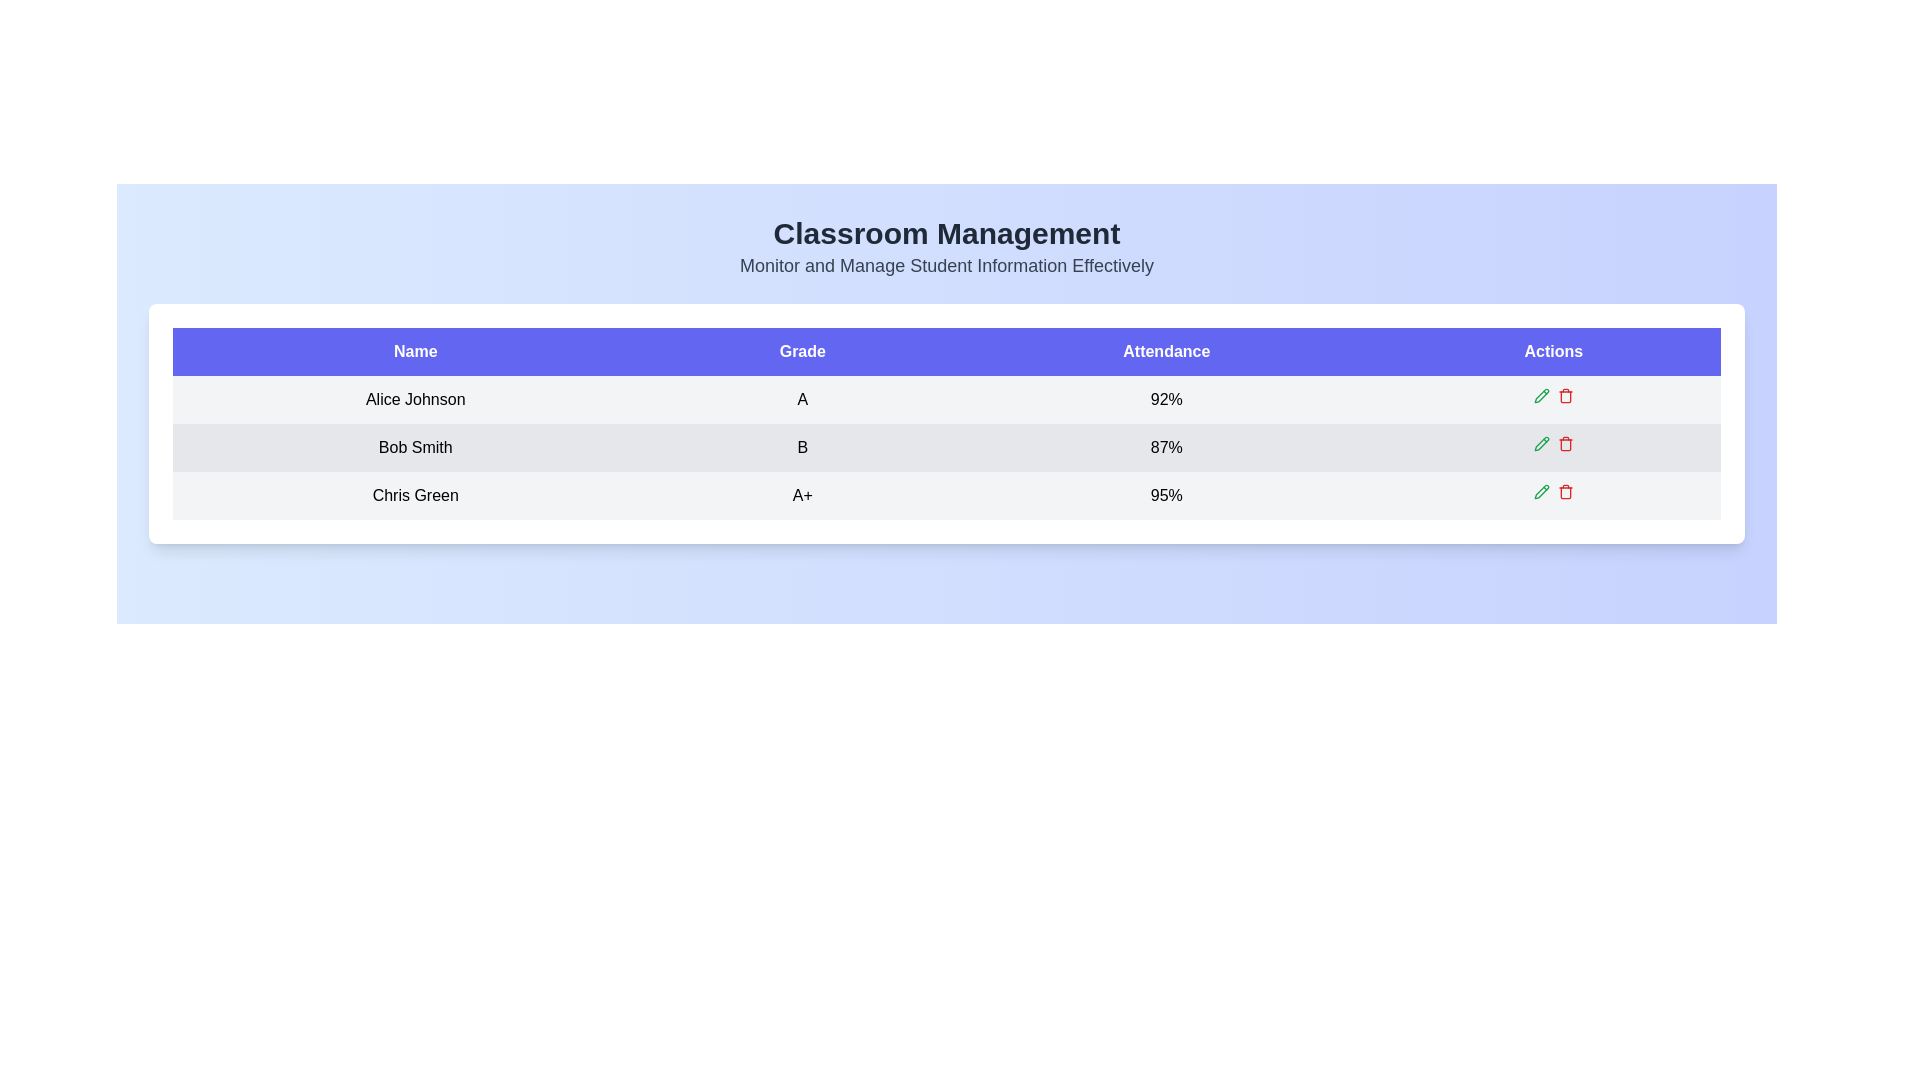  What do you see at coordinates (414, 495) in the screenshot?
I see `the text 'Chris Green' in the bold black font located in the third row of the 'Name' column in the data table` at bounding box center [414, 495].